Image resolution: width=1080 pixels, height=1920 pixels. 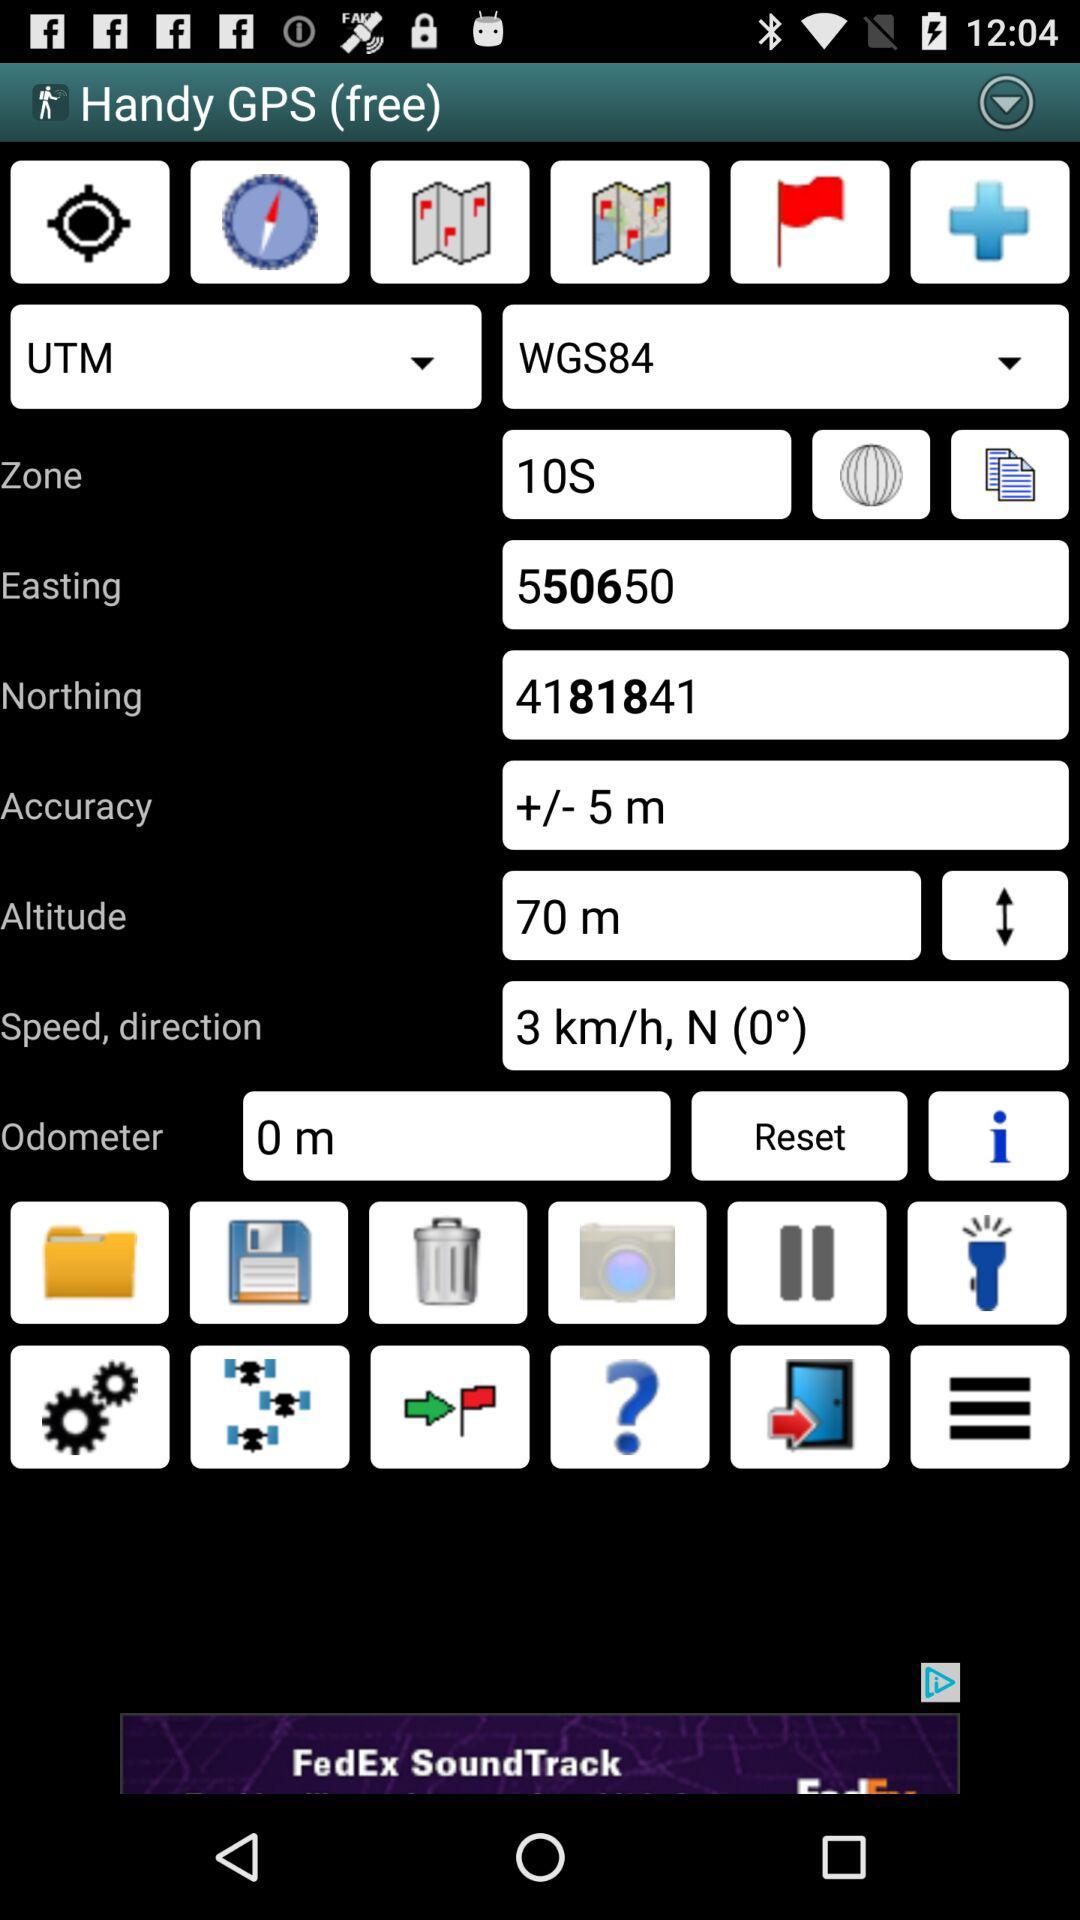 What do you see at coordinates (447, 1261) in the screenshot?
I see `delete button` at bounding box center [447, 1261].